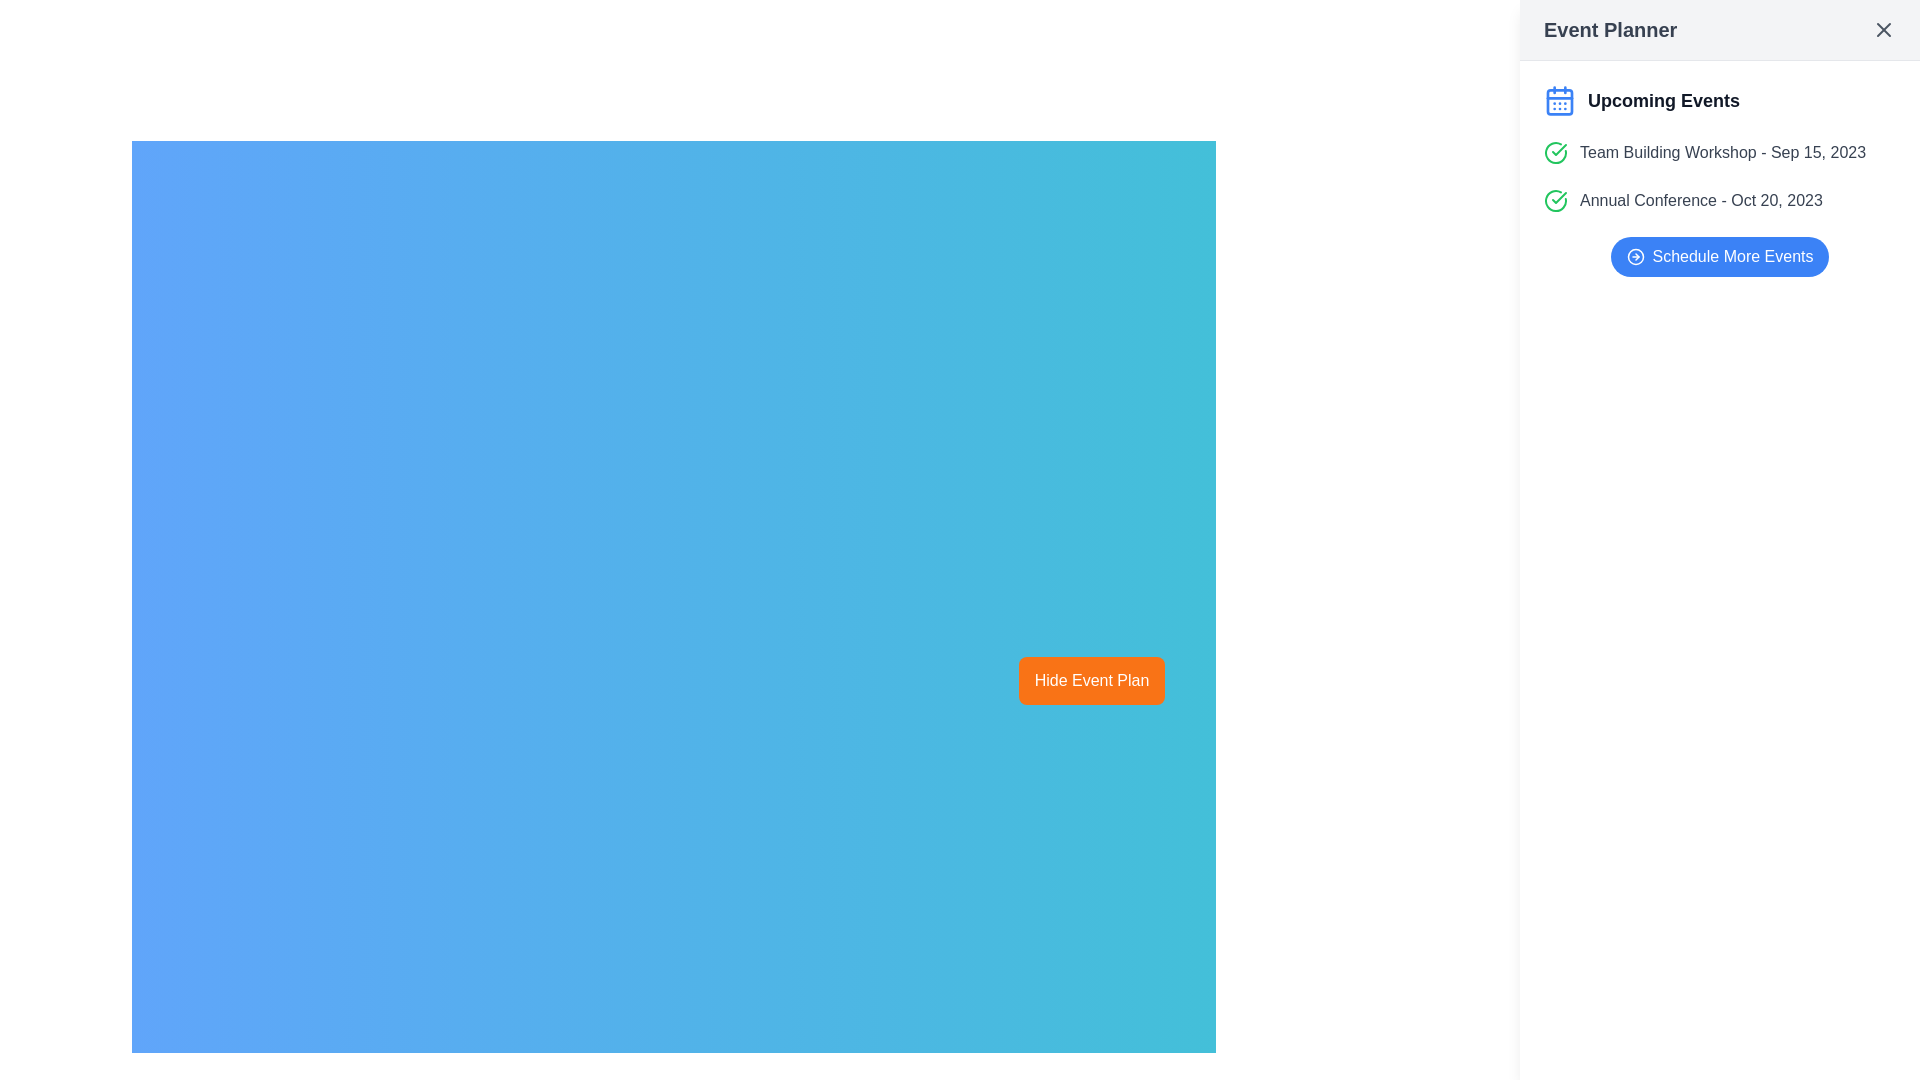 This screenshot has height=1080, width=1920. Describe the element at coordinates (1664, 100) in the screenshot. I see `the 'Upcoming Events' text header, which is styled in a bold font and located in the sidebar titled 'Event Planner', adjacent to a calendar icon` at that location.